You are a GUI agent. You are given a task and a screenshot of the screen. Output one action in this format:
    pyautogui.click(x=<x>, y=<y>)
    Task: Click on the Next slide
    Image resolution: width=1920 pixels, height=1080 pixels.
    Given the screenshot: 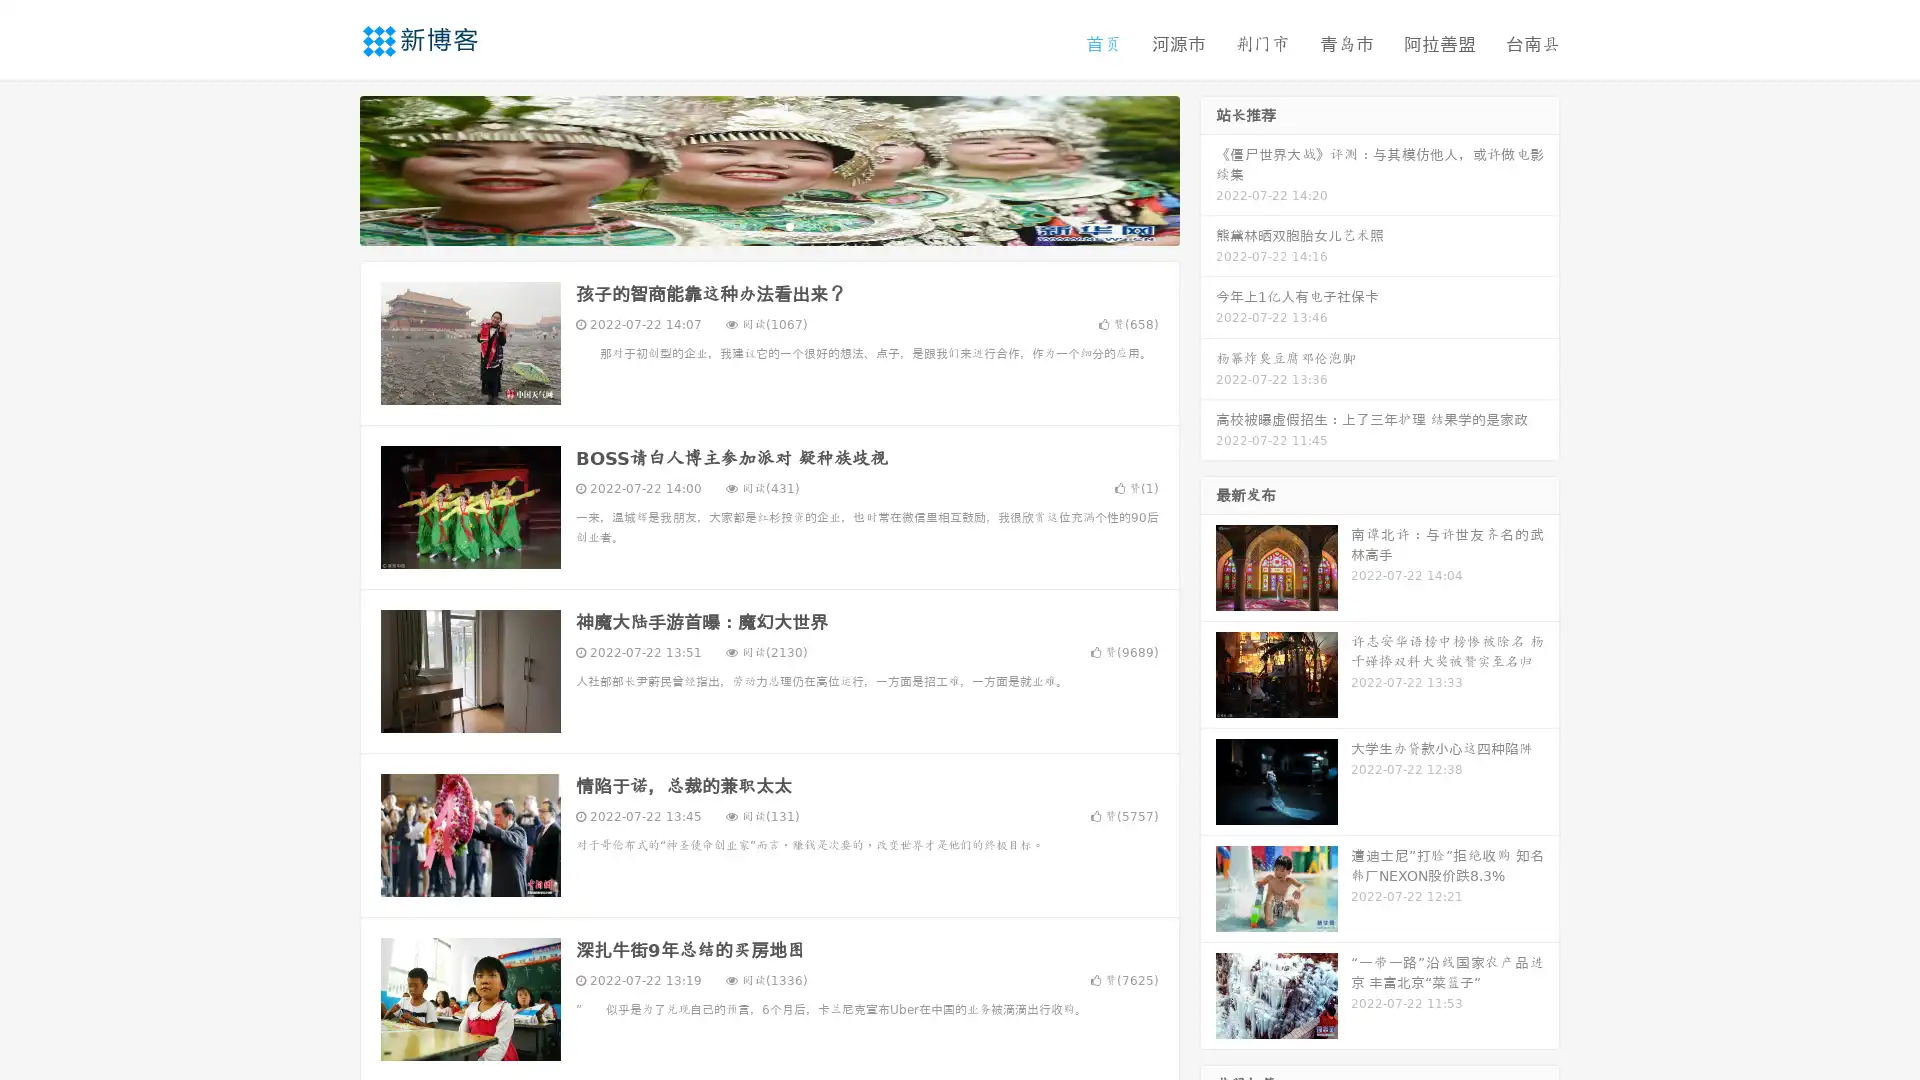 What is the action you would take?
    pyautogui.click(x=1208, y=168)
    